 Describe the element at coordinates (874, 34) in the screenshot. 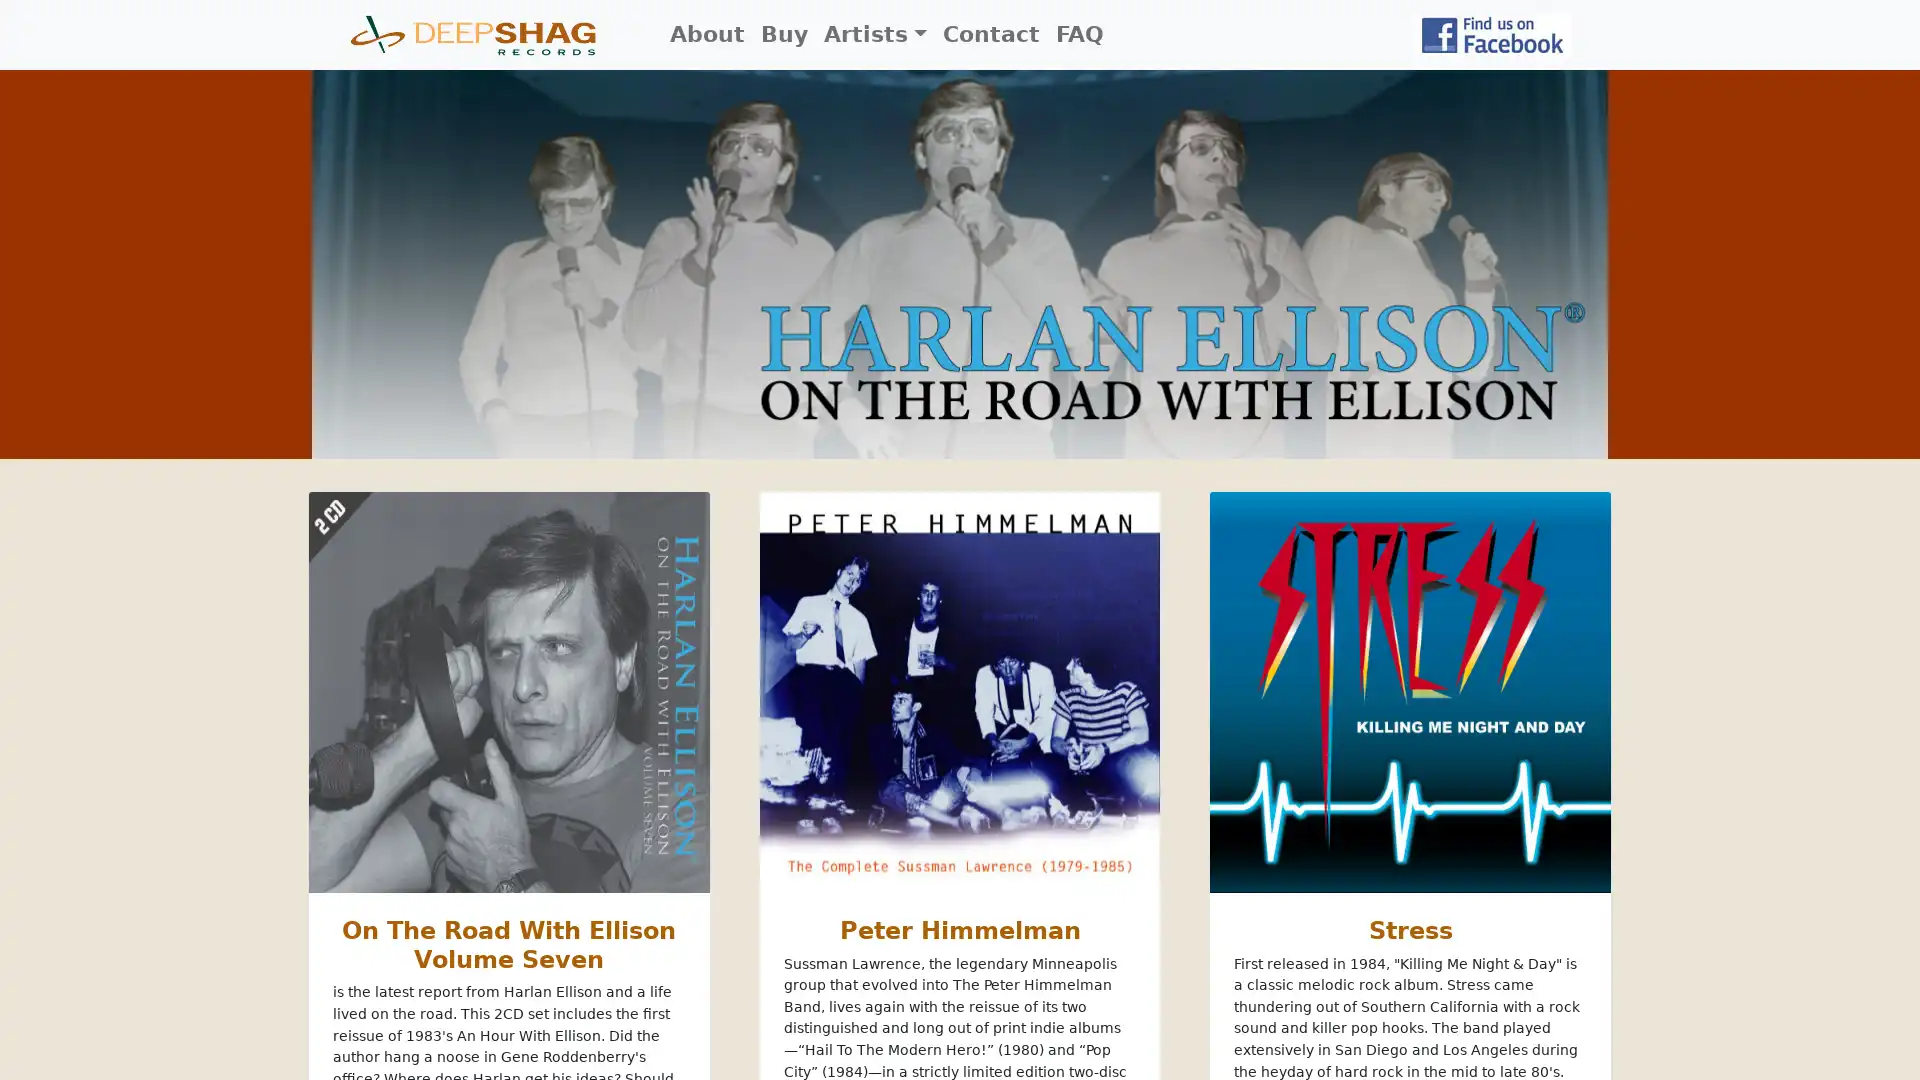

I see `Artists` at that location.